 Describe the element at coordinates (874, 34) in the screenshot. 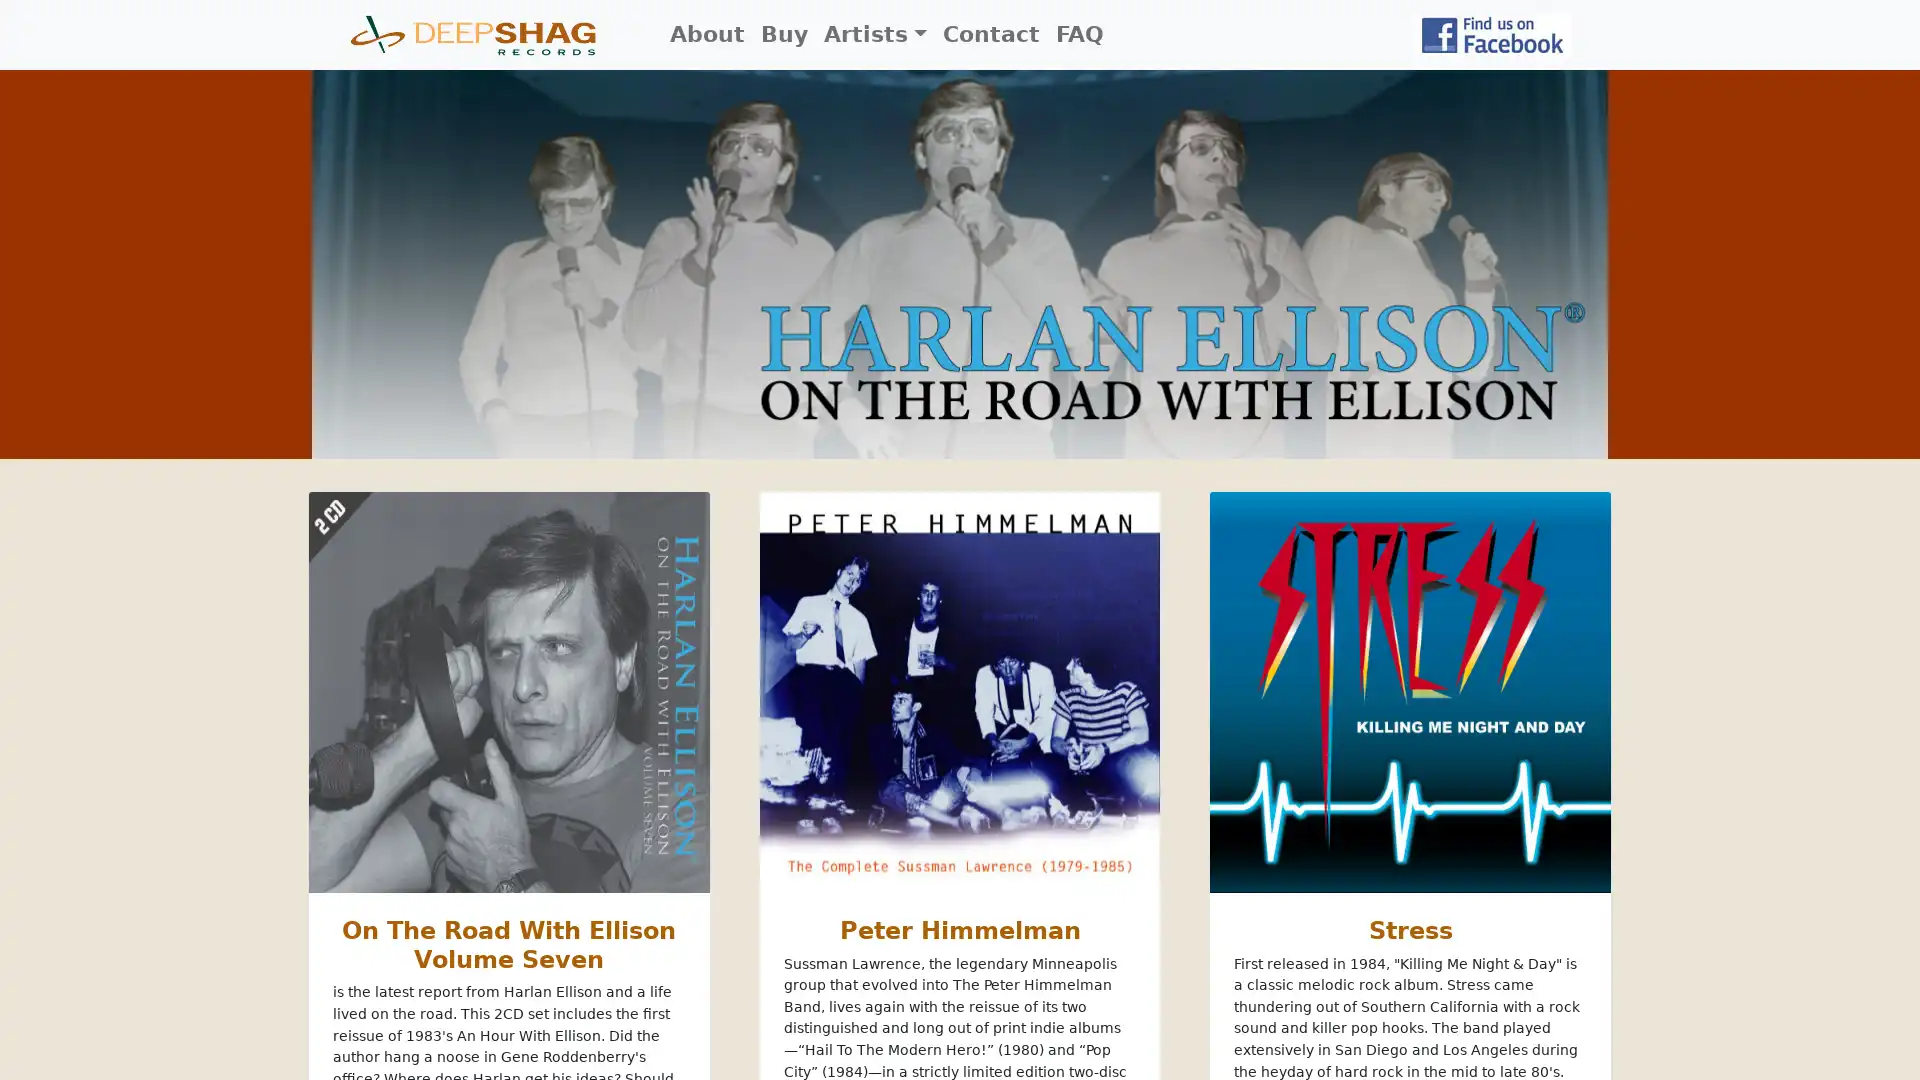

I see `Artists` at that location.